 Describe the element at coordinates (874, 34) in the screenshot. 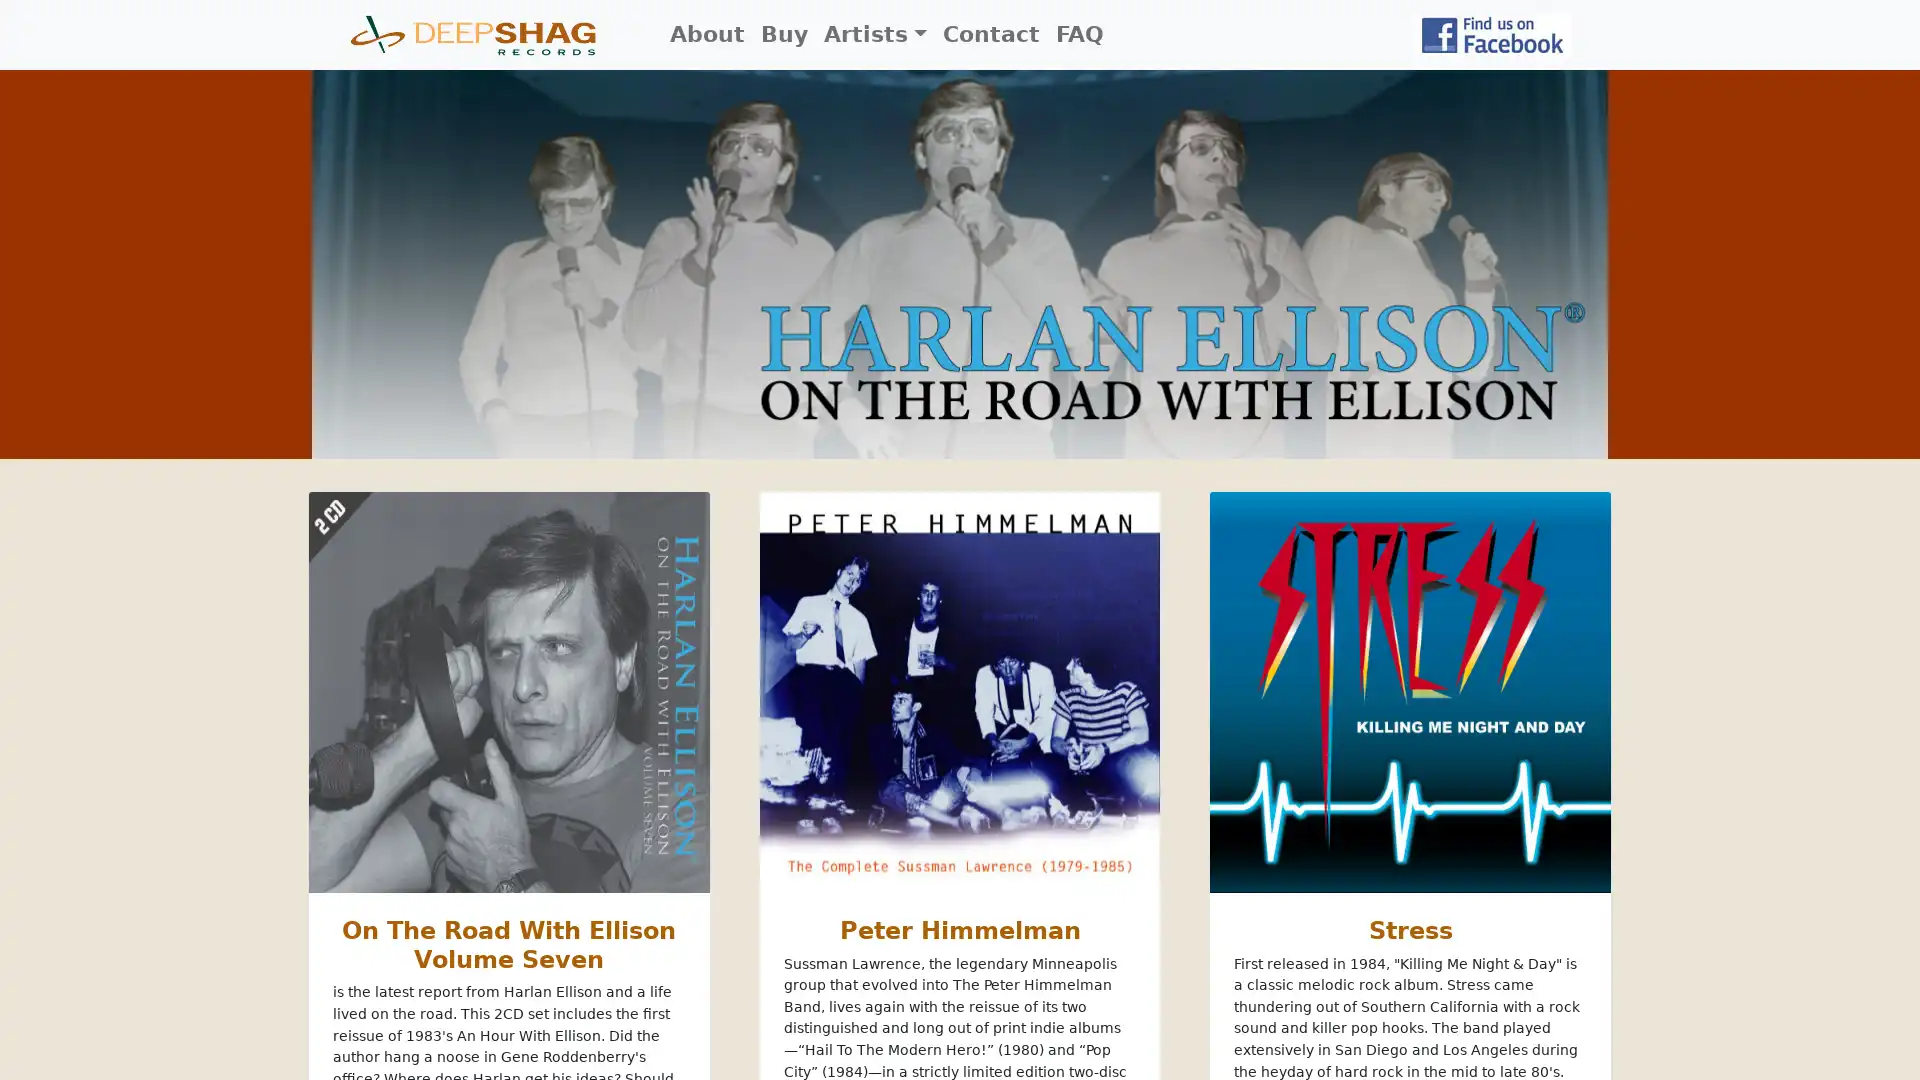

I see `Artists` at that location.